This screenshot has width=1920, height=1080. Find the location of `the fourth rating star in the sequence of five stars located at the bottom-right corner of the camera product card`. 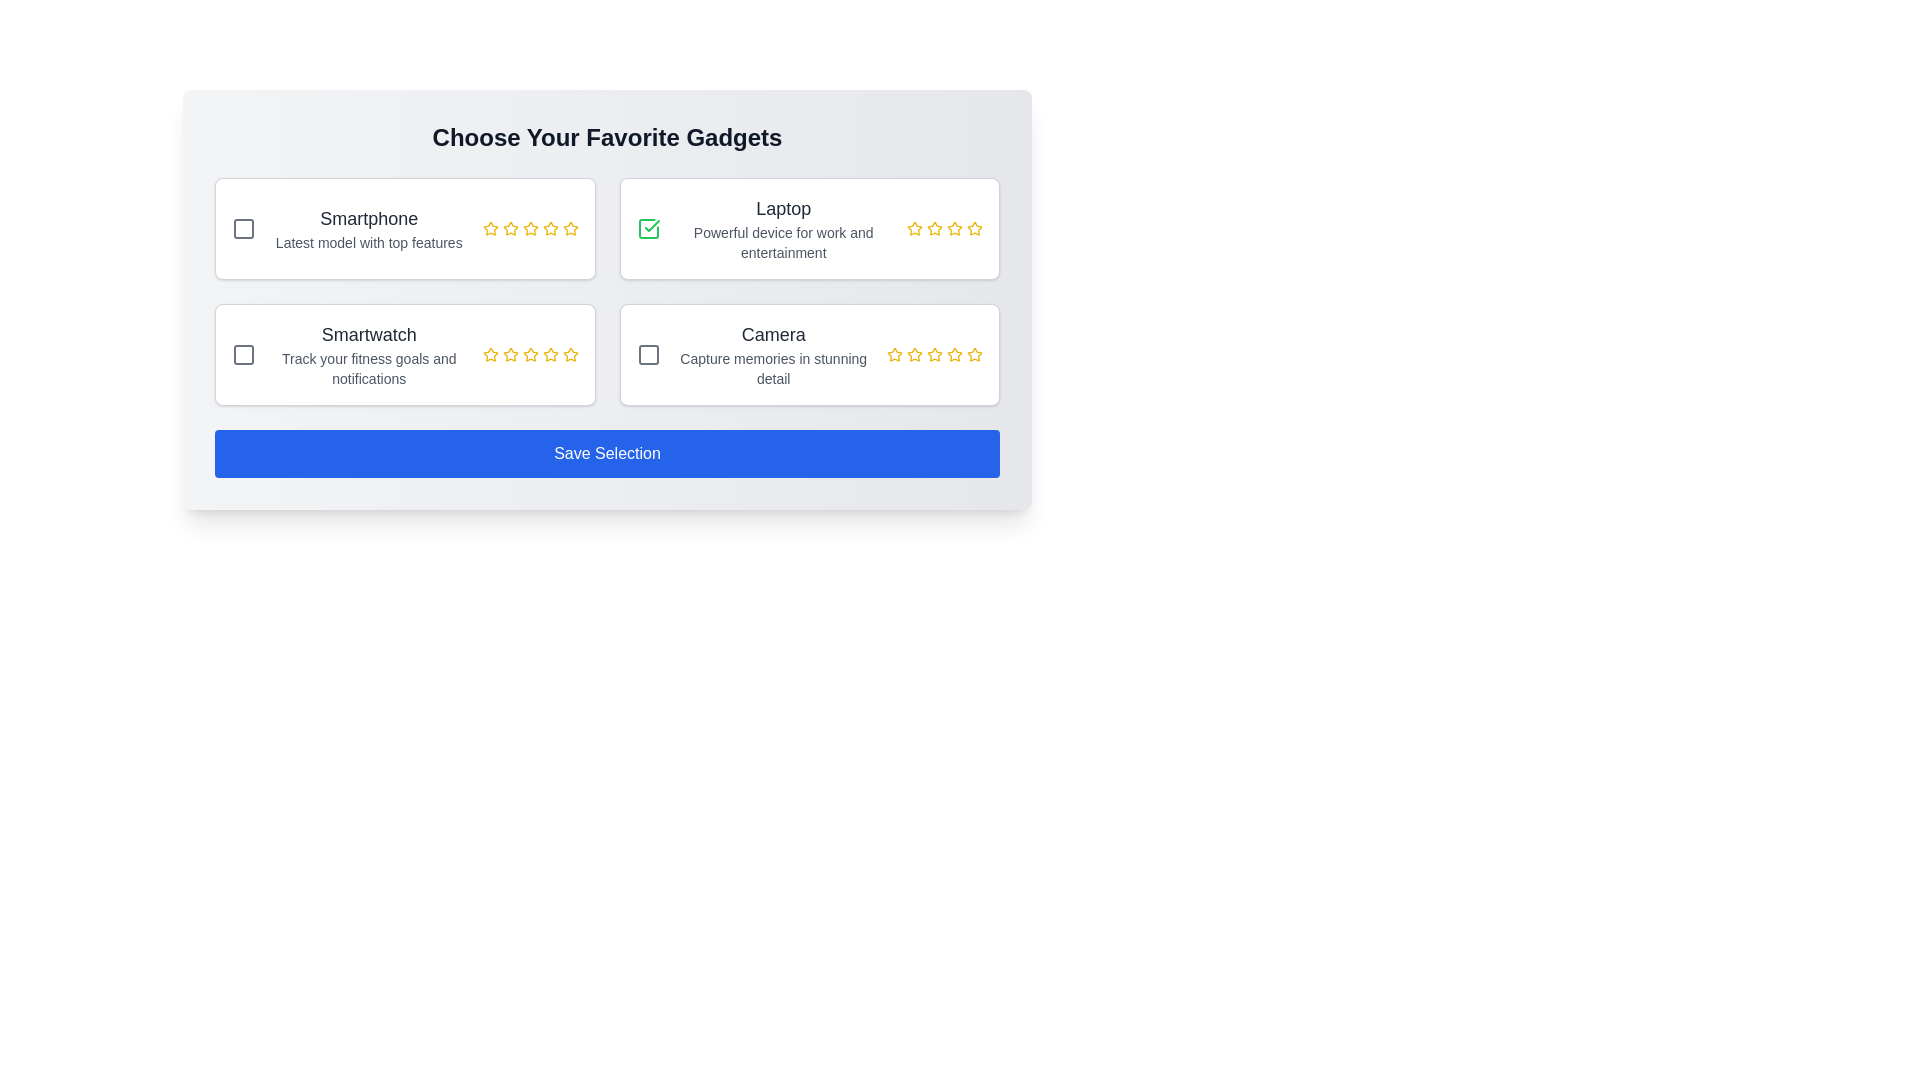

the fourth rating star in the sequence of five stars located at the bottom-right corner of the camera product card is located at coordinates (934, 353).